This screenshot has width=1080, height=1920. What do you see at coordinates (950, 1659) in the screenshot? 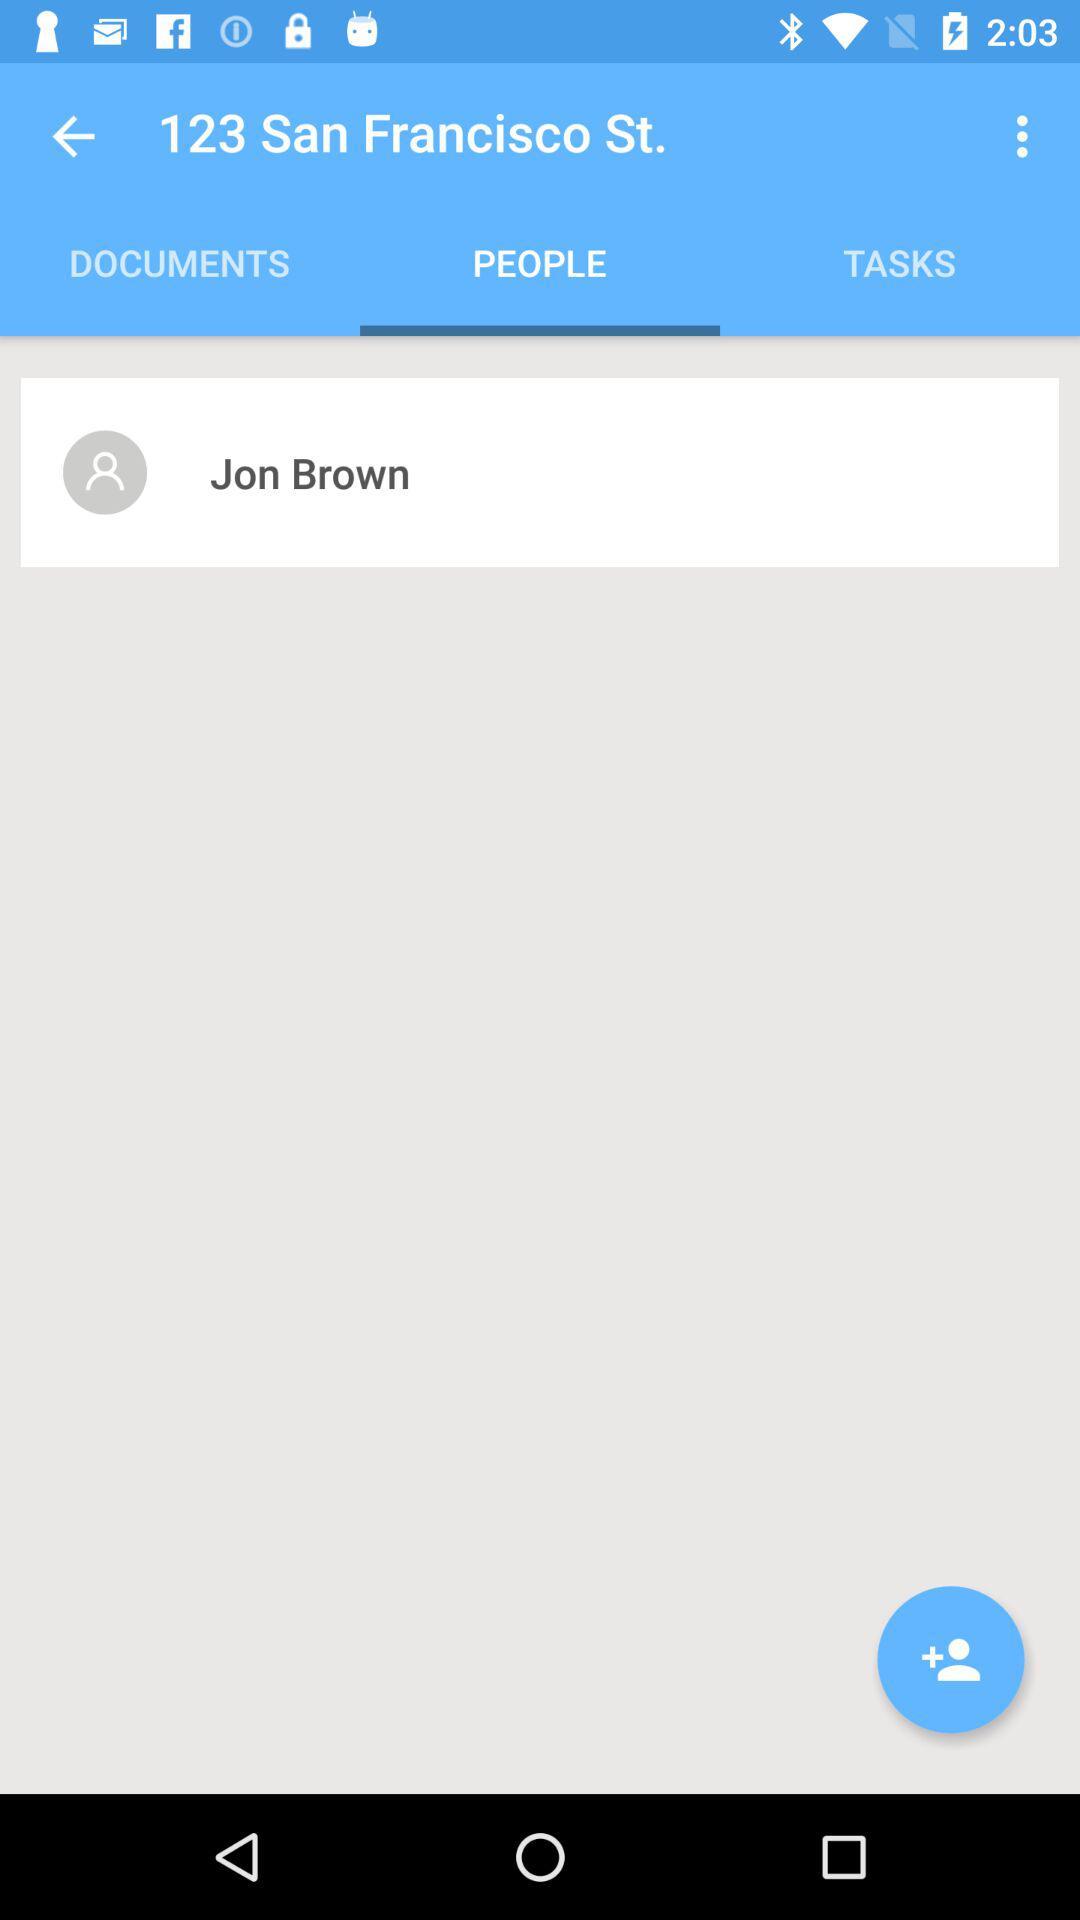
I see `the item at the bottom right corner` at bounding box center [950, 1659].